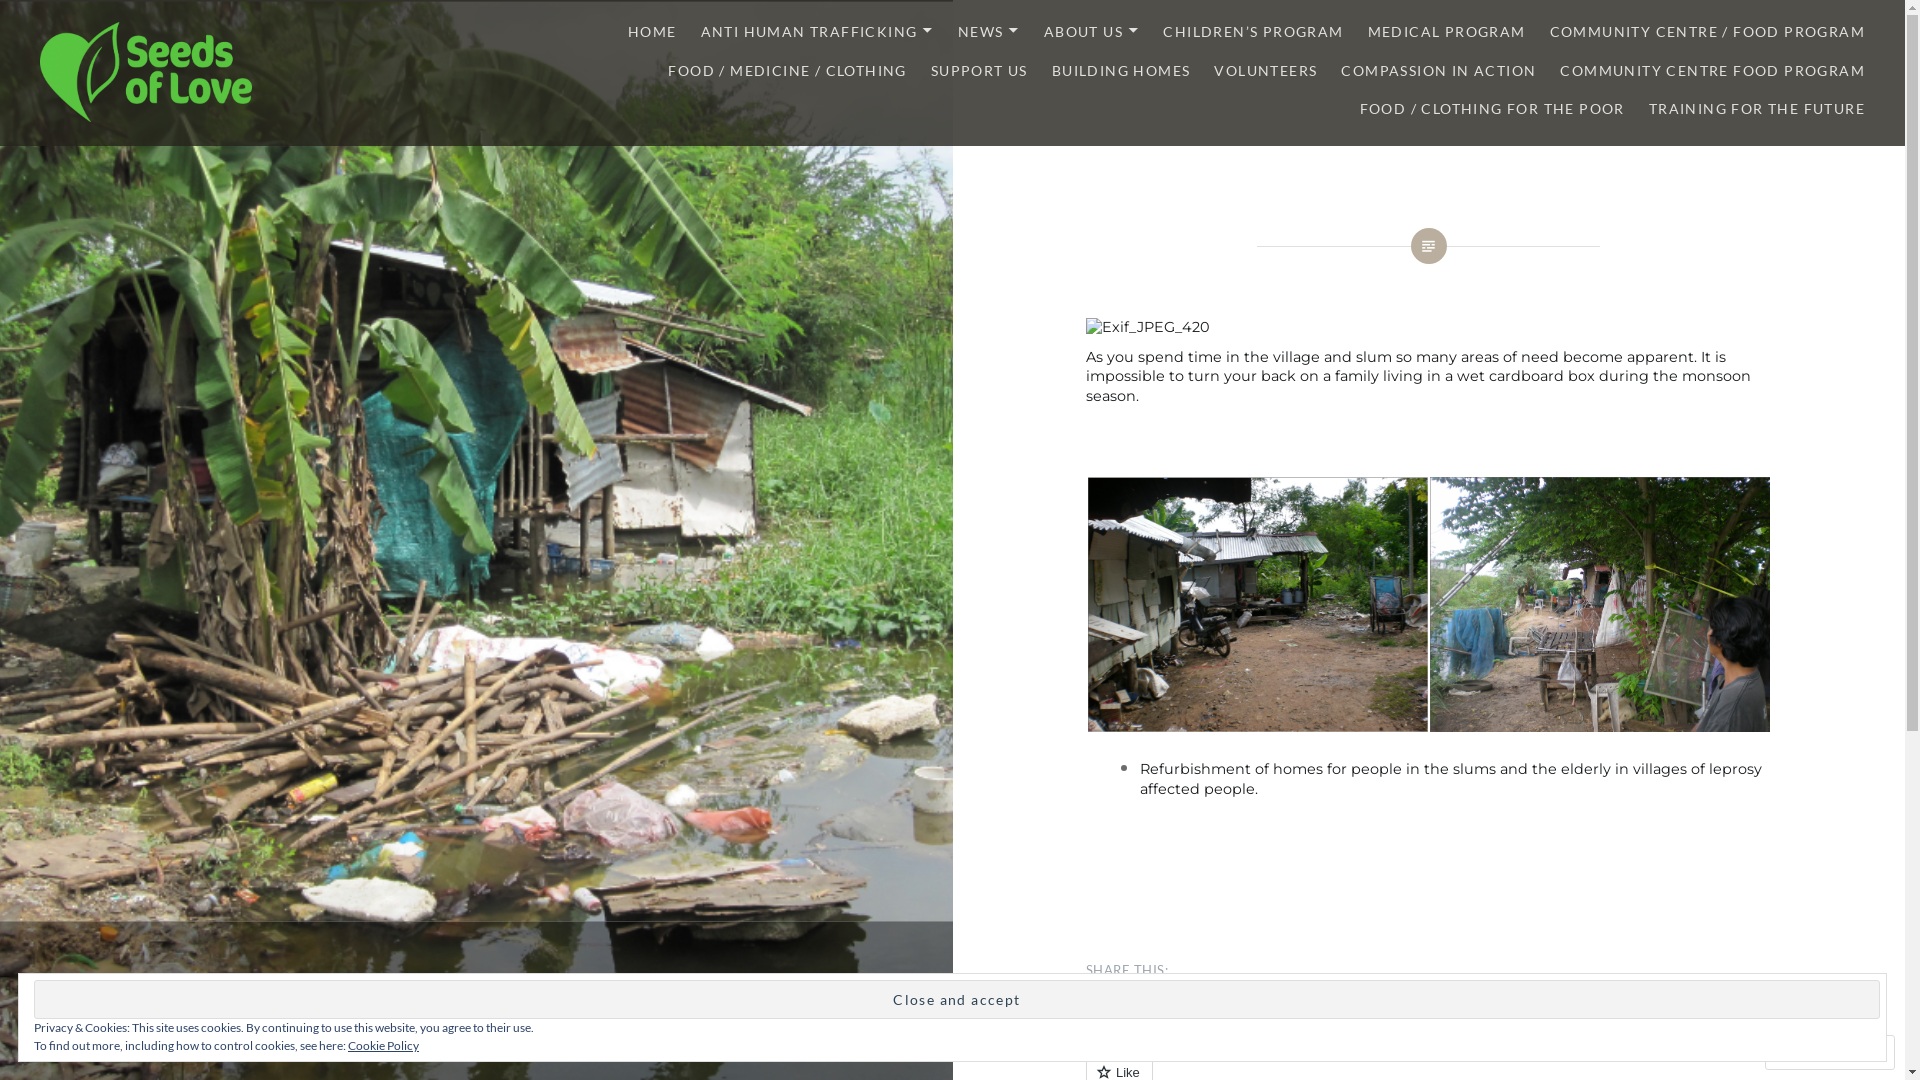 Image resolution: width=1920 pixels, height=1080 pixels. What do you see at coordinates (1446, 32) in the screenshot?
I see `'MEDICAL PROGRAM'` at bounding box center [1446, 32].